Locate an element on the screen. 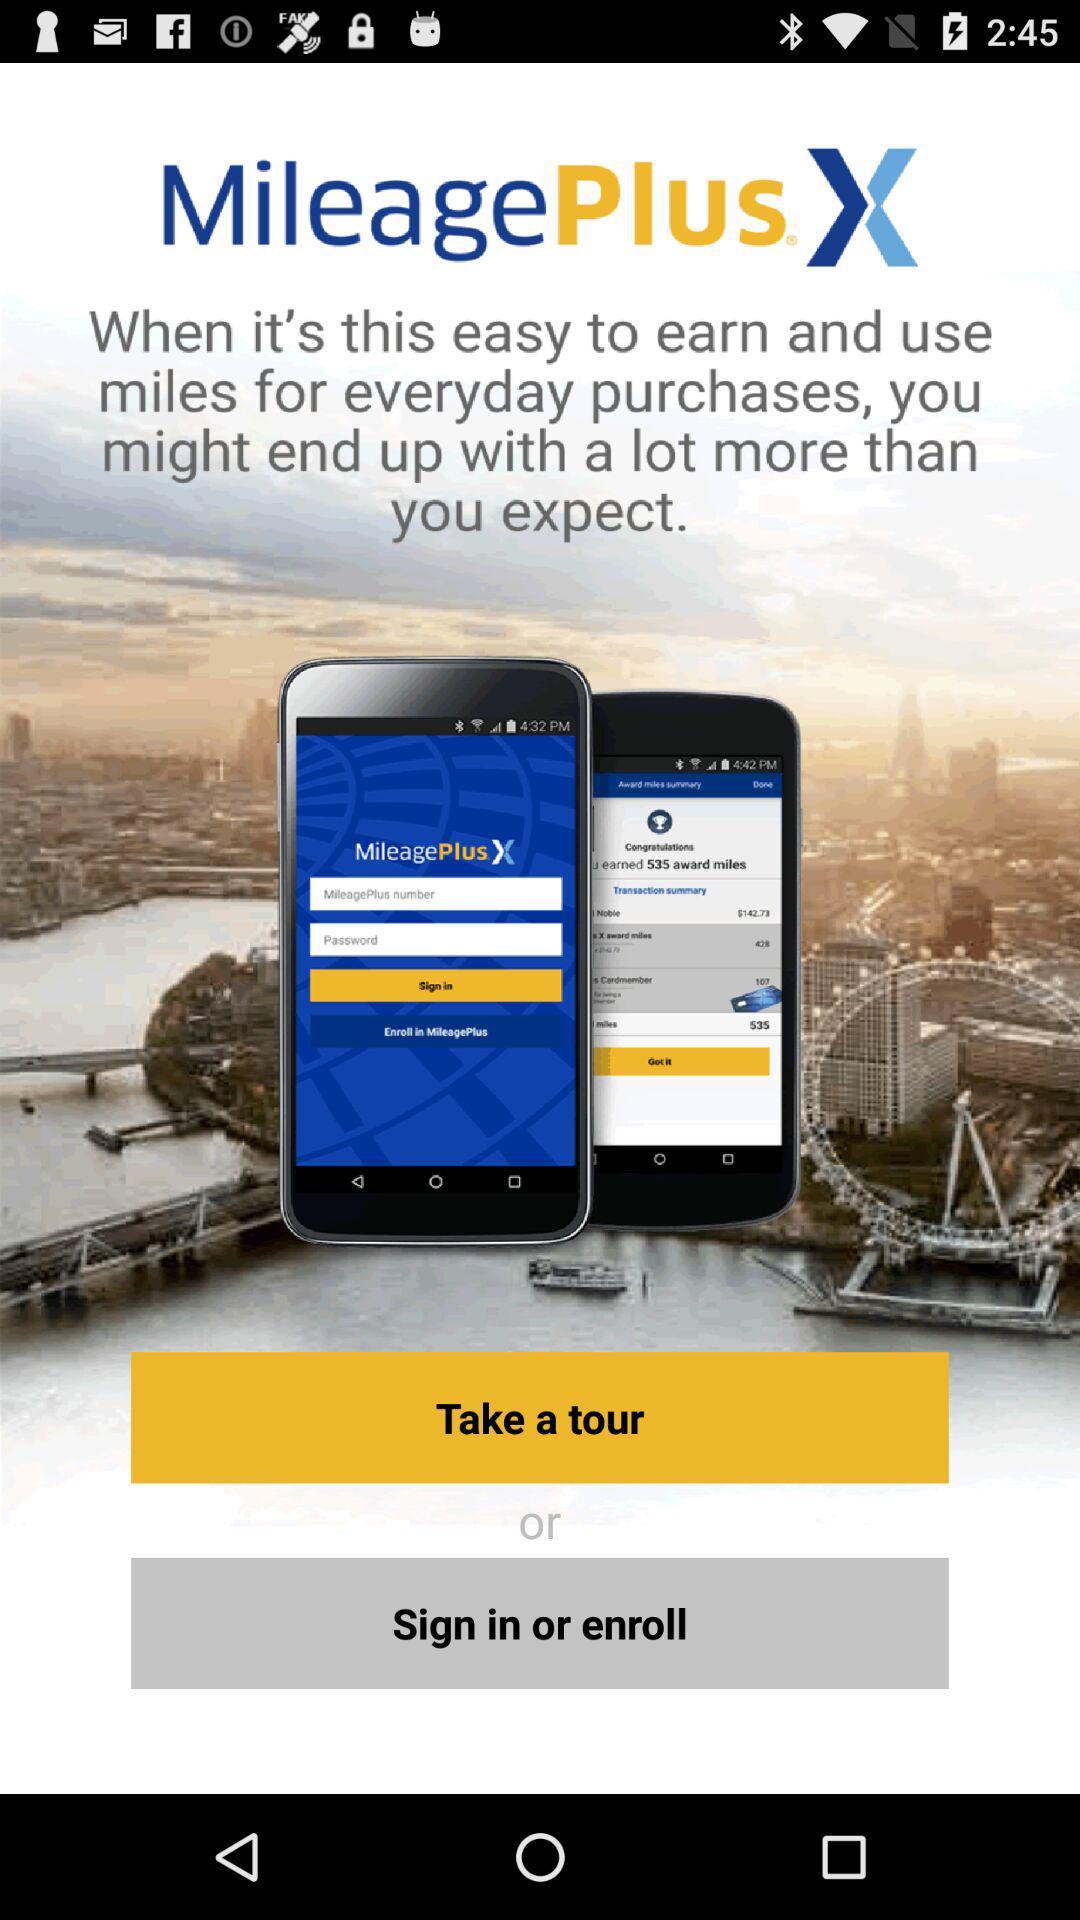 The width and height of the screenshot is (1080, 1920). sign in or is located at coordinates (540, 1623).